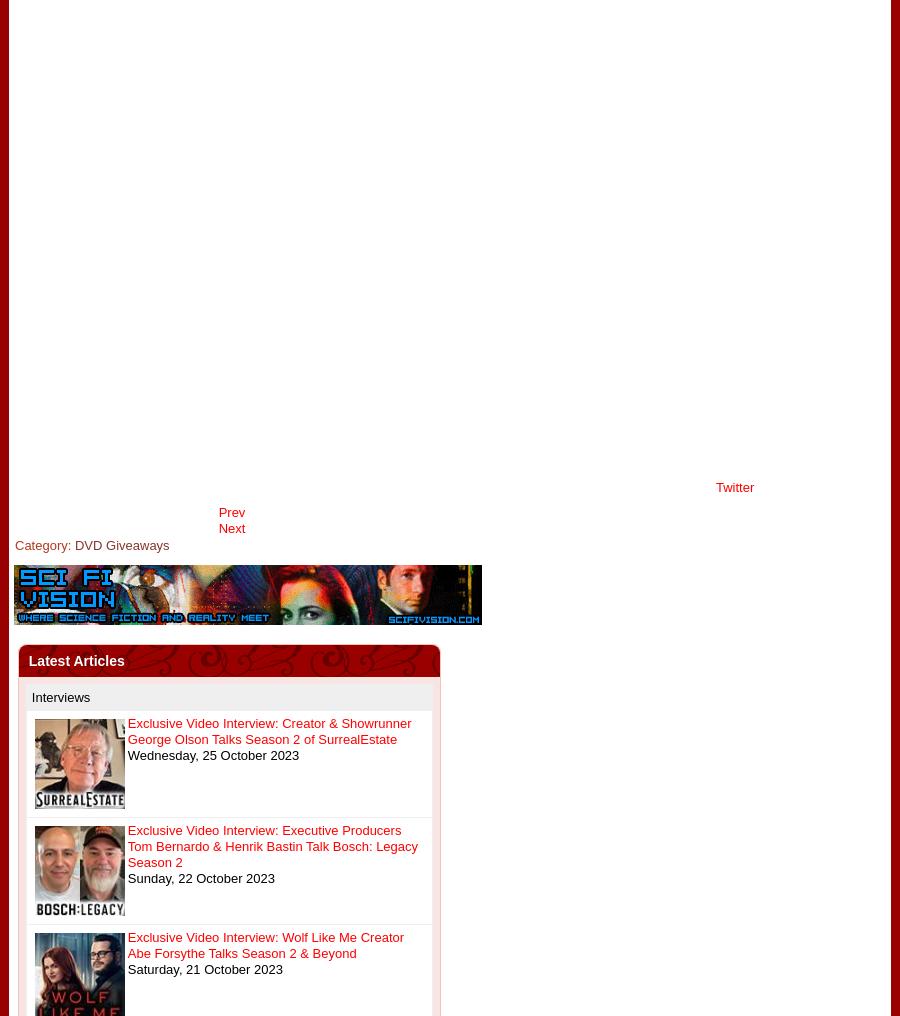 The height and width of the screenshot is (1016, 900). What do you see at coordinates (734, 487) in the screenshot?
I see `'Twitter'` at bounding box center [734, 487].